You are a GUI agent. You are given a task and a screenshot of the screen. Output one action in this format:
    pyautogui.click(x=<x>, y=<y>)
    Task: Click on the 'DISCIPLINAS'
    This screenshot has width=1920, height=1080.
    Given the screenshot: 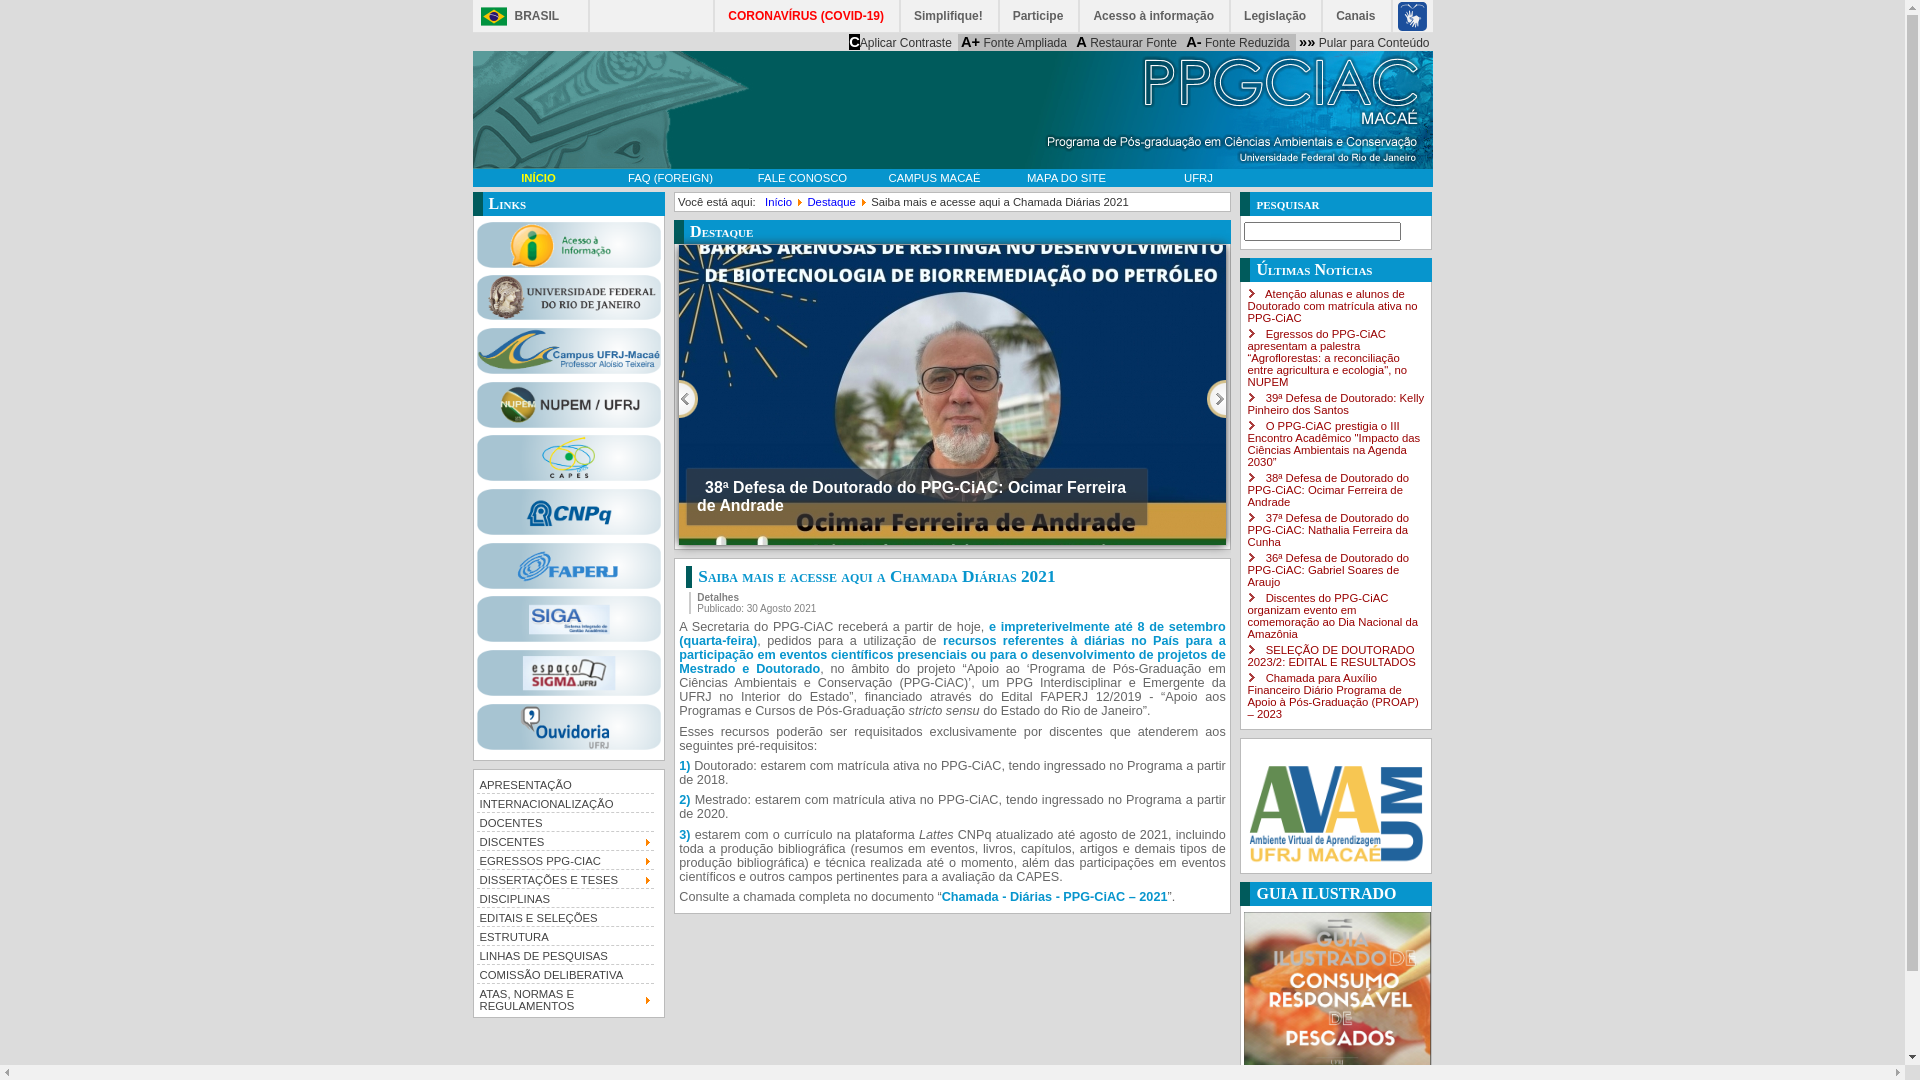 What is the action you would take?
    pyautogui.click(x=474, y=896)
    